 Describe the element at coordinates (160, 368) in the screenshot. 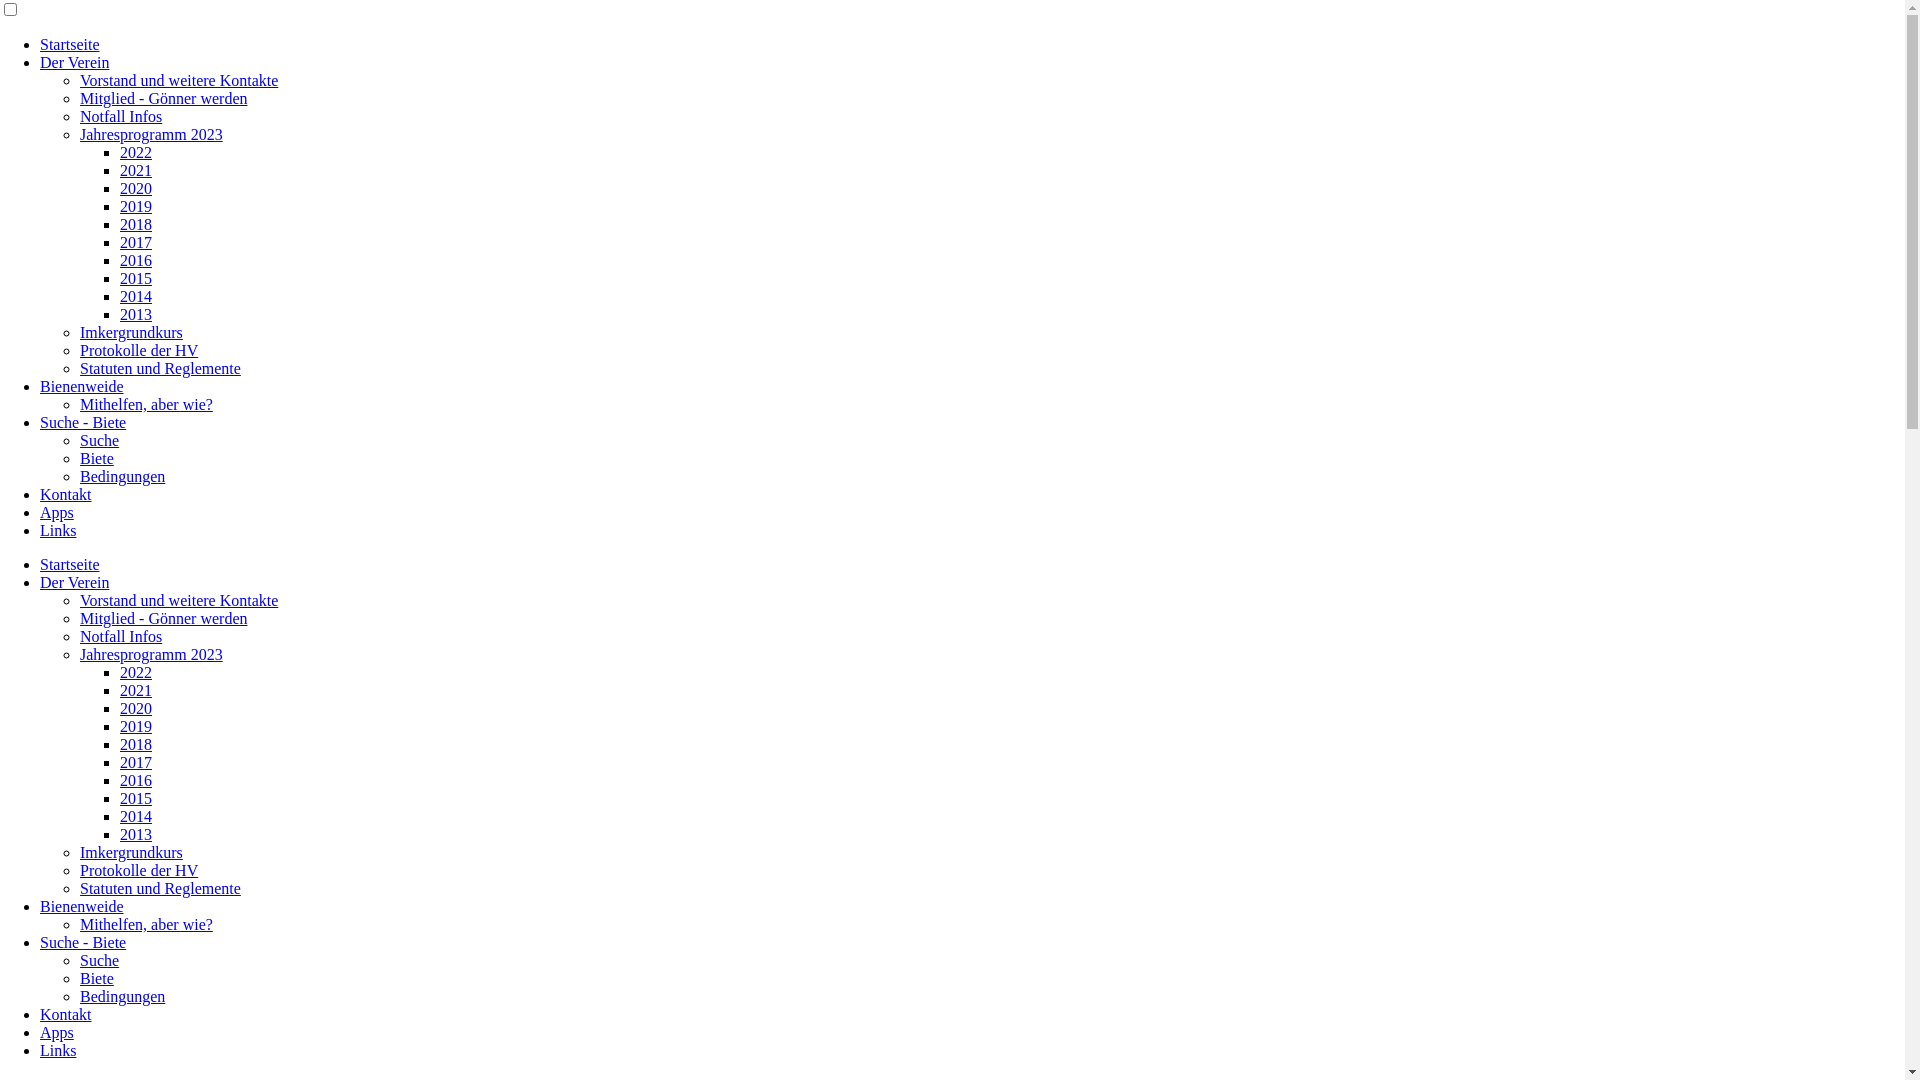

I see `'Statuten und Reglemente'` at that location.